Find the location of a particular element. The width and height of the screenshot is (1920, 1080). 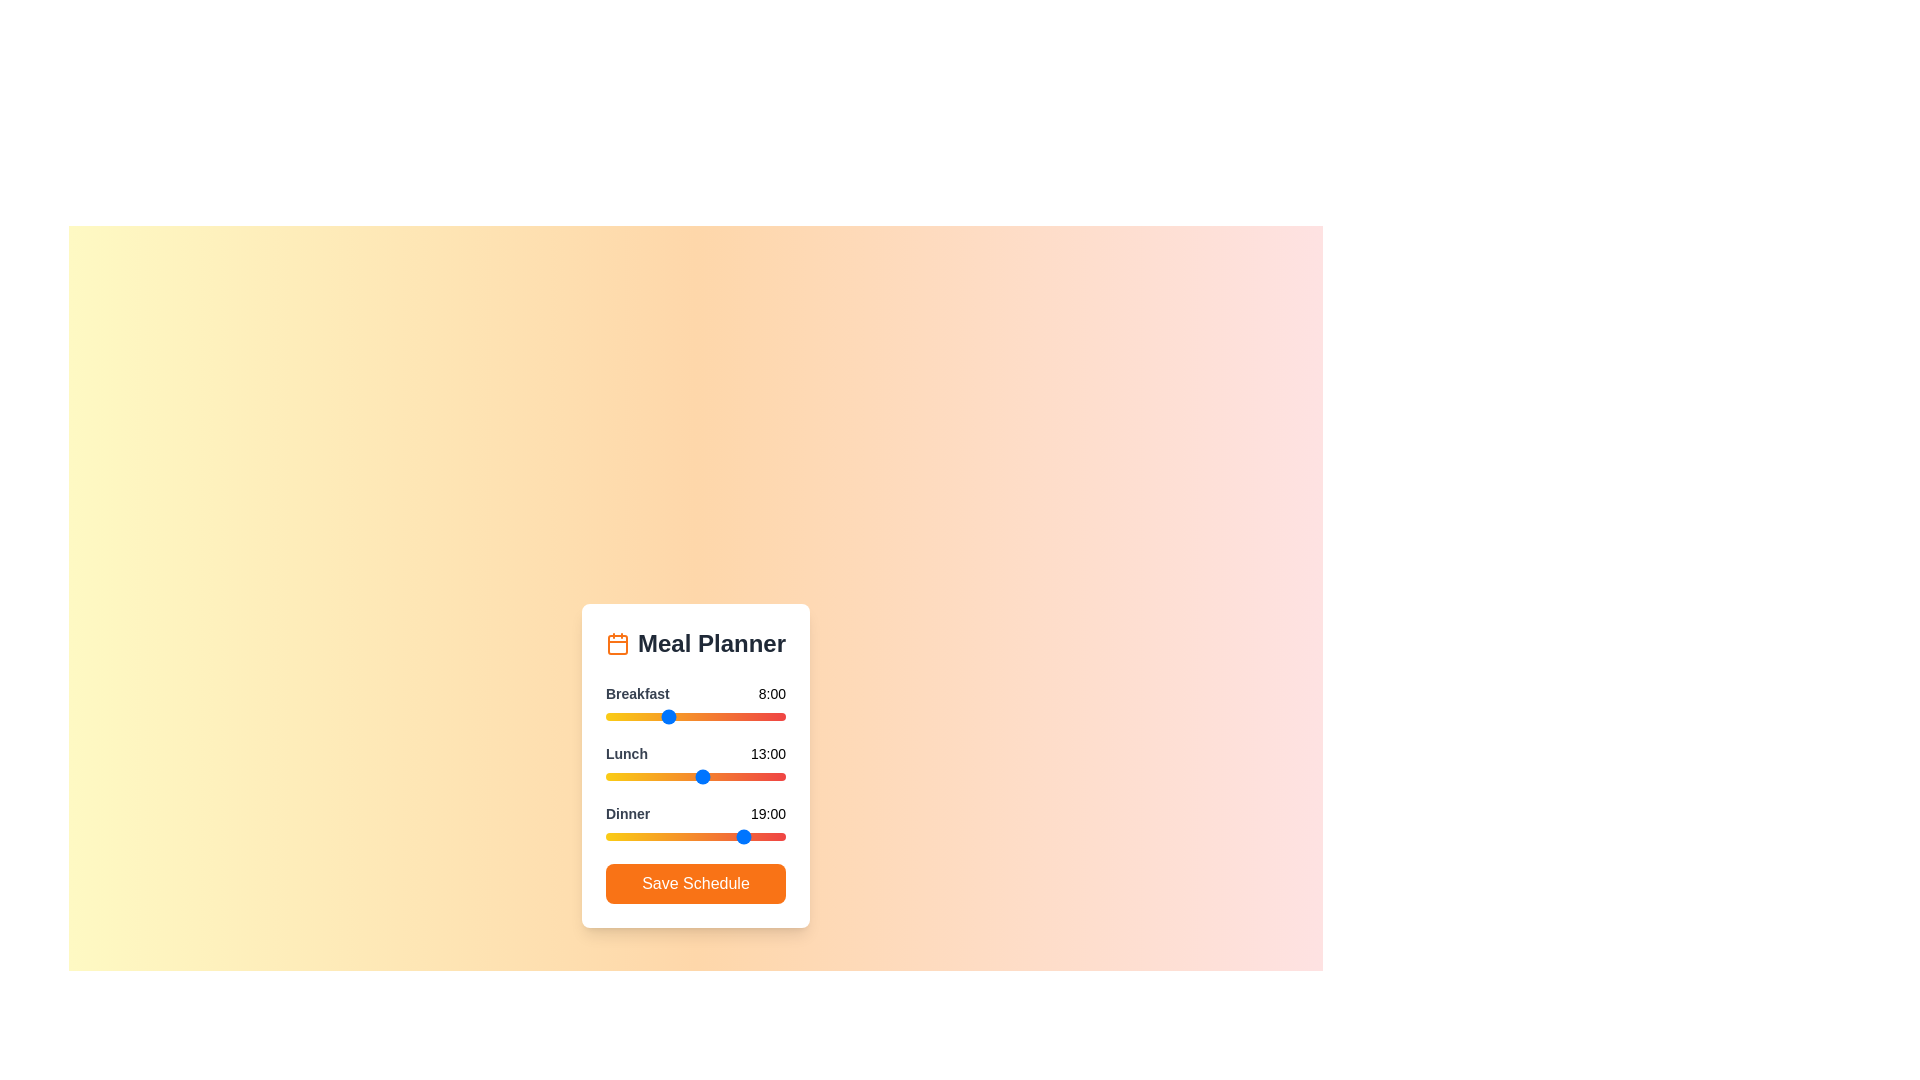

the 1 slider to 12 is located at coordinates (696, 775).